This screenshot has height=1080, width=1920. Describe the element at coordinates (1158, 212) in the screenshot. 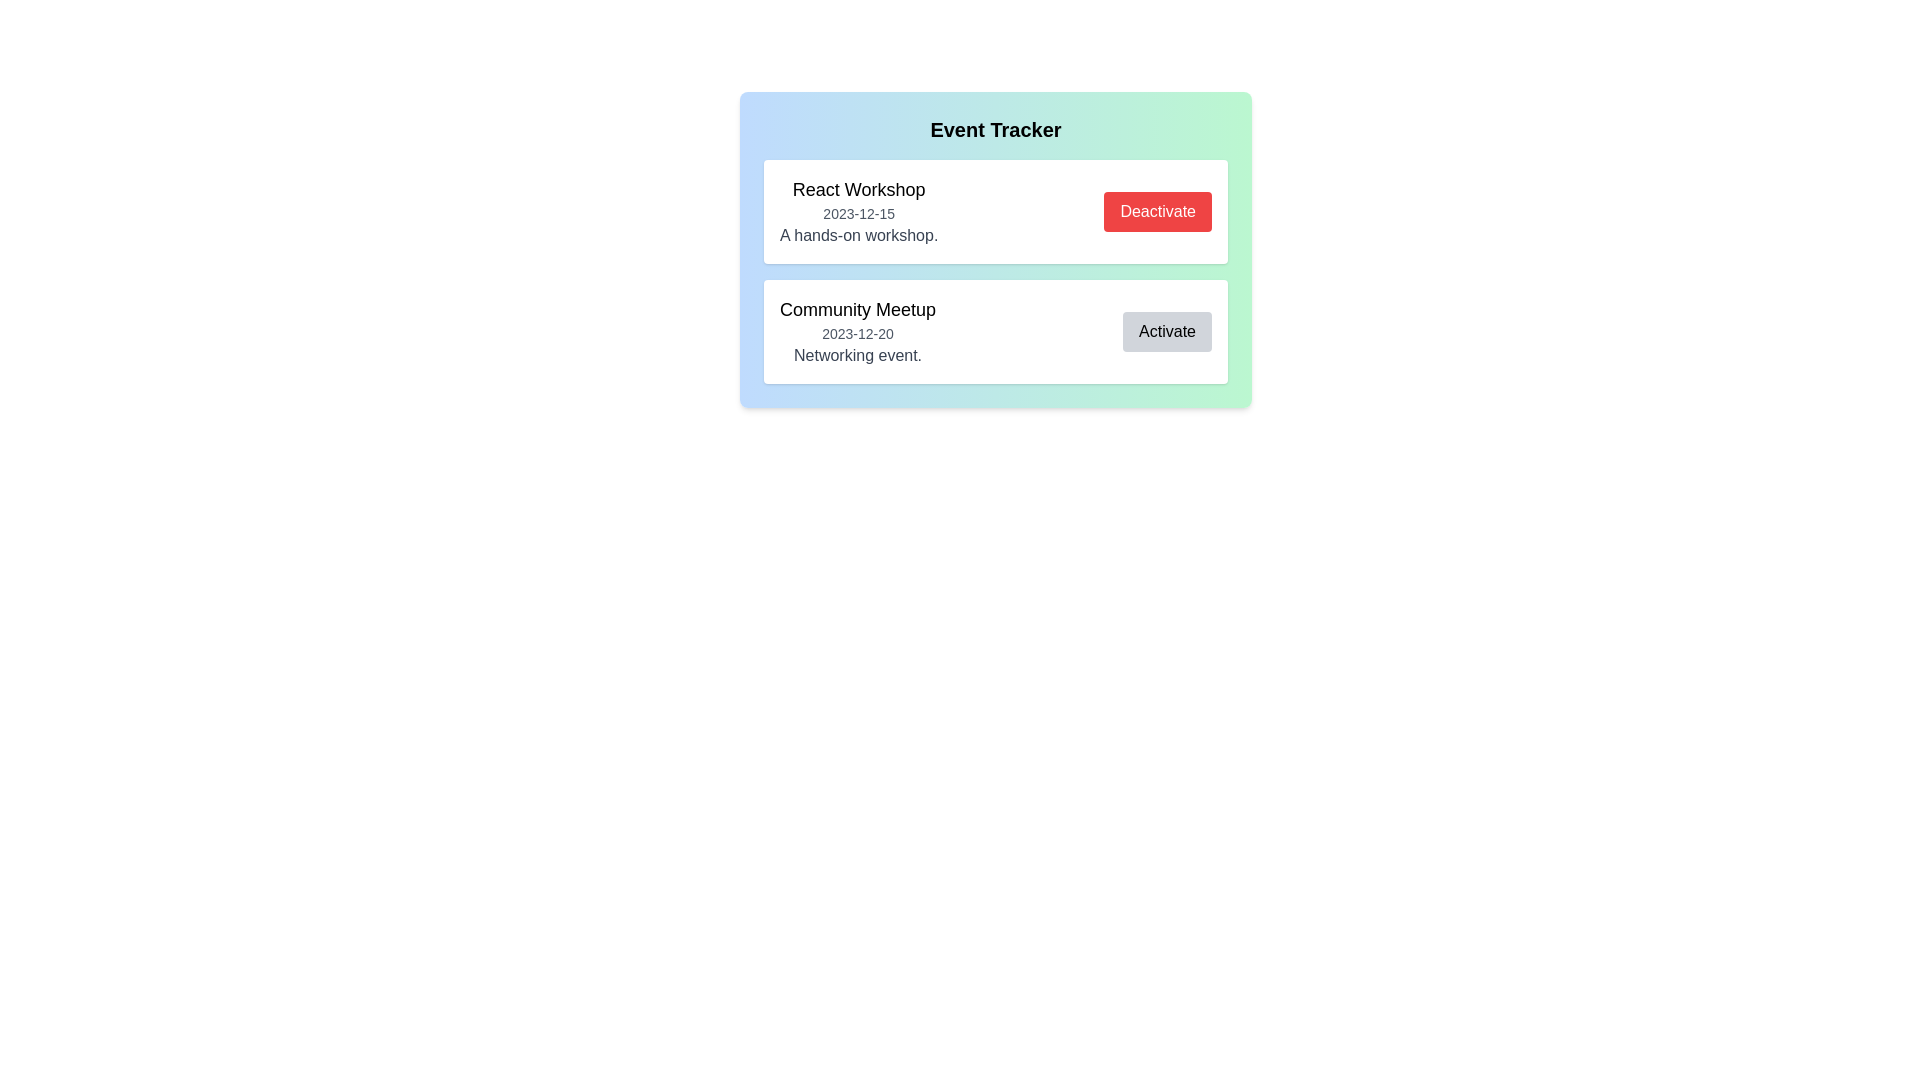

I see `the button labeled Deactivate to toggle the event's activation status` at that location.